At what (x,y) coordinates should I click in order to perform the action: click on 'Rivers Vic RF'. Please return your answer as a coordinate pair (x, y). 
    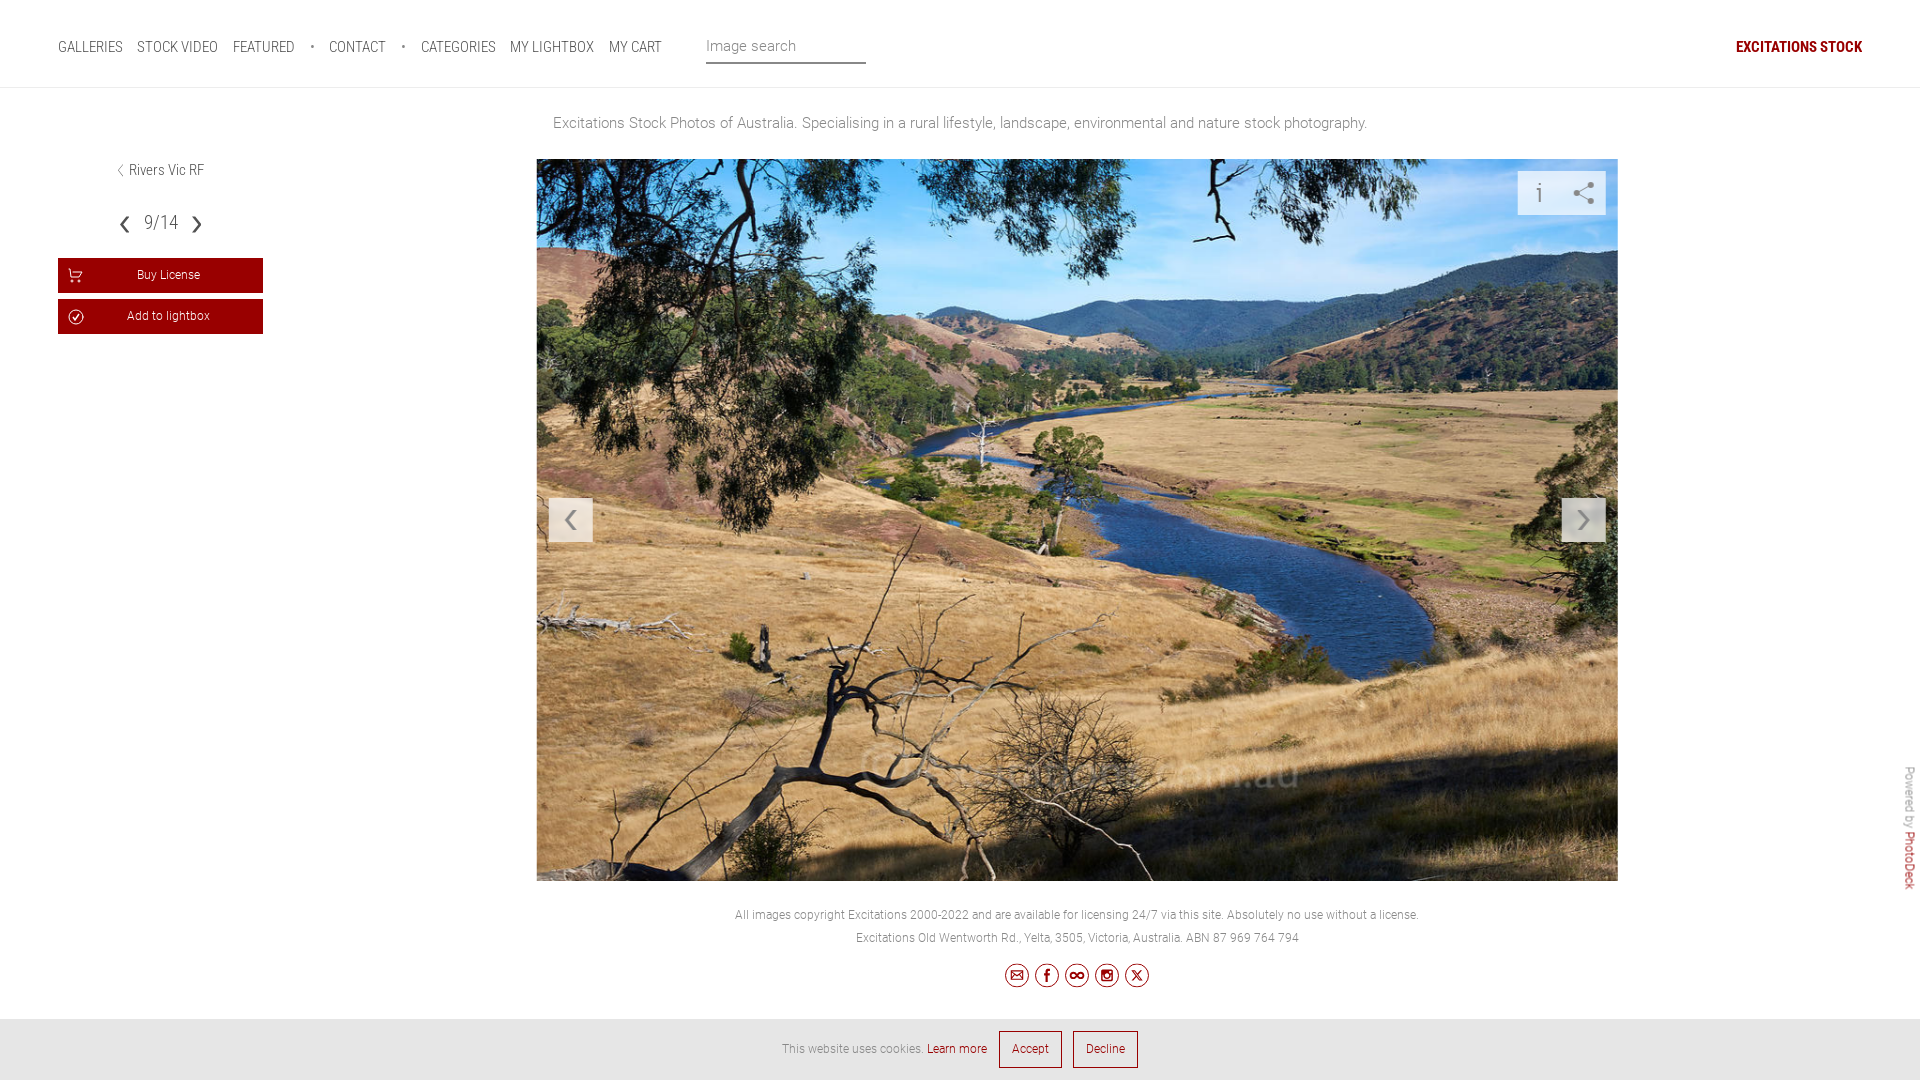
    Looking at the image, I should click on (166, 168).